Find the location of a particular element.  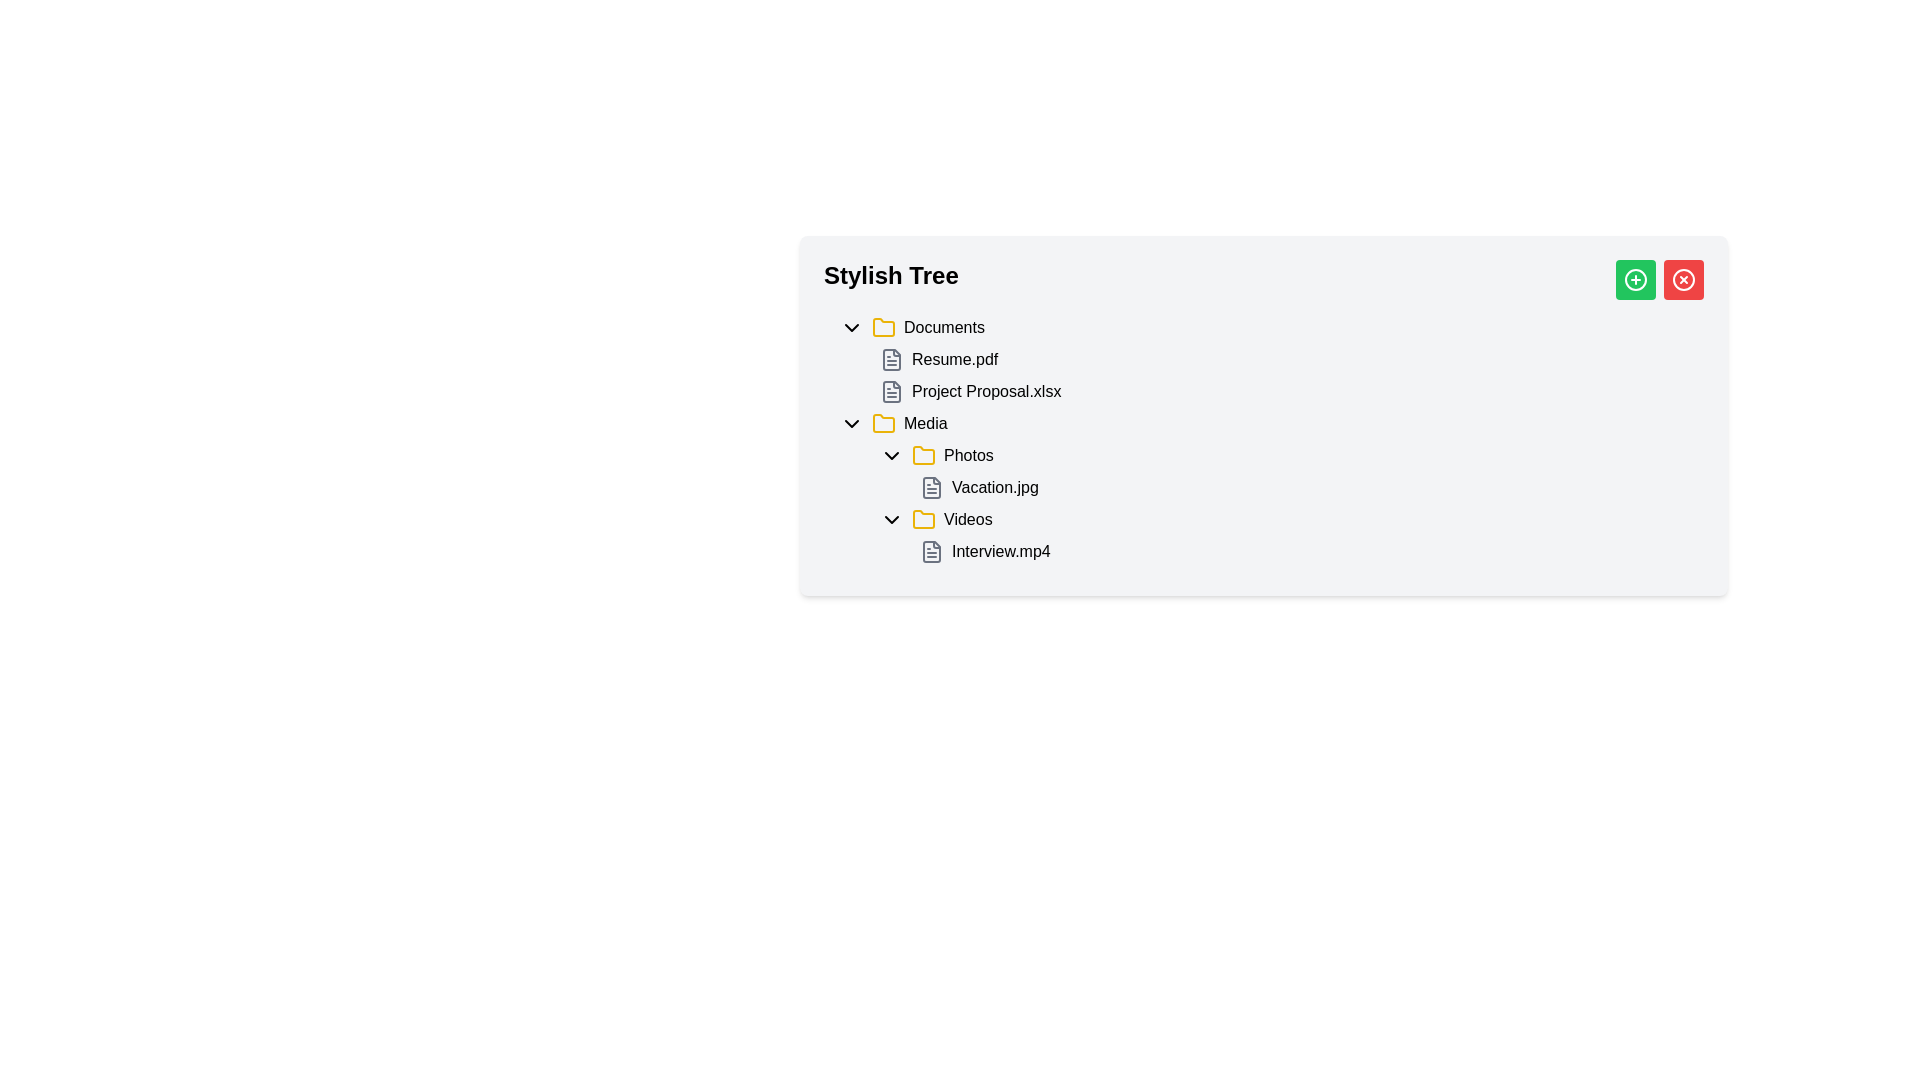

the 'Photos' folder icon in the file browsing interface, which is located under the expanded 'Media' folder section and precedes the 'Vacation.jpg' item is located at coordinates (923, 455).